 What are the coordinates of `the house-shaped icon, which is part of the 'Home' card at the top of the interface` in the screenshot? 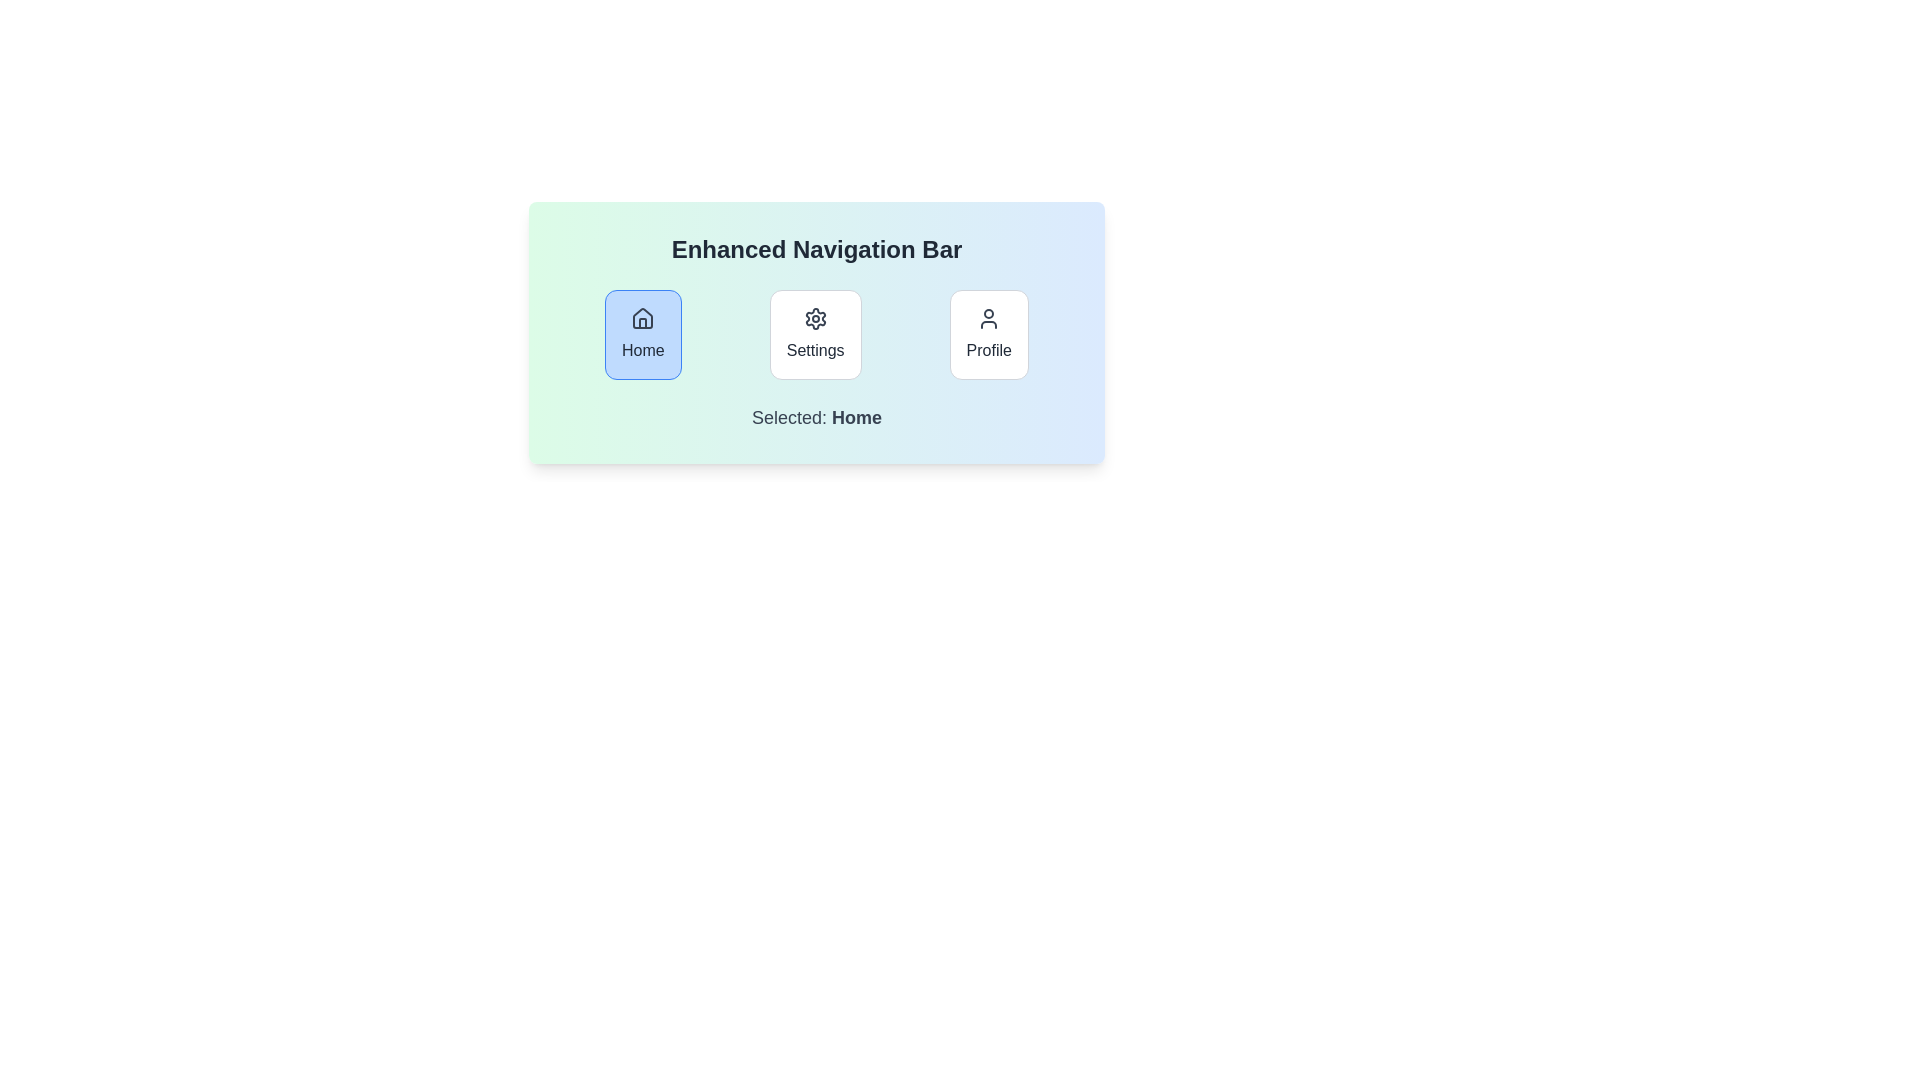 It's located at (643, 318).